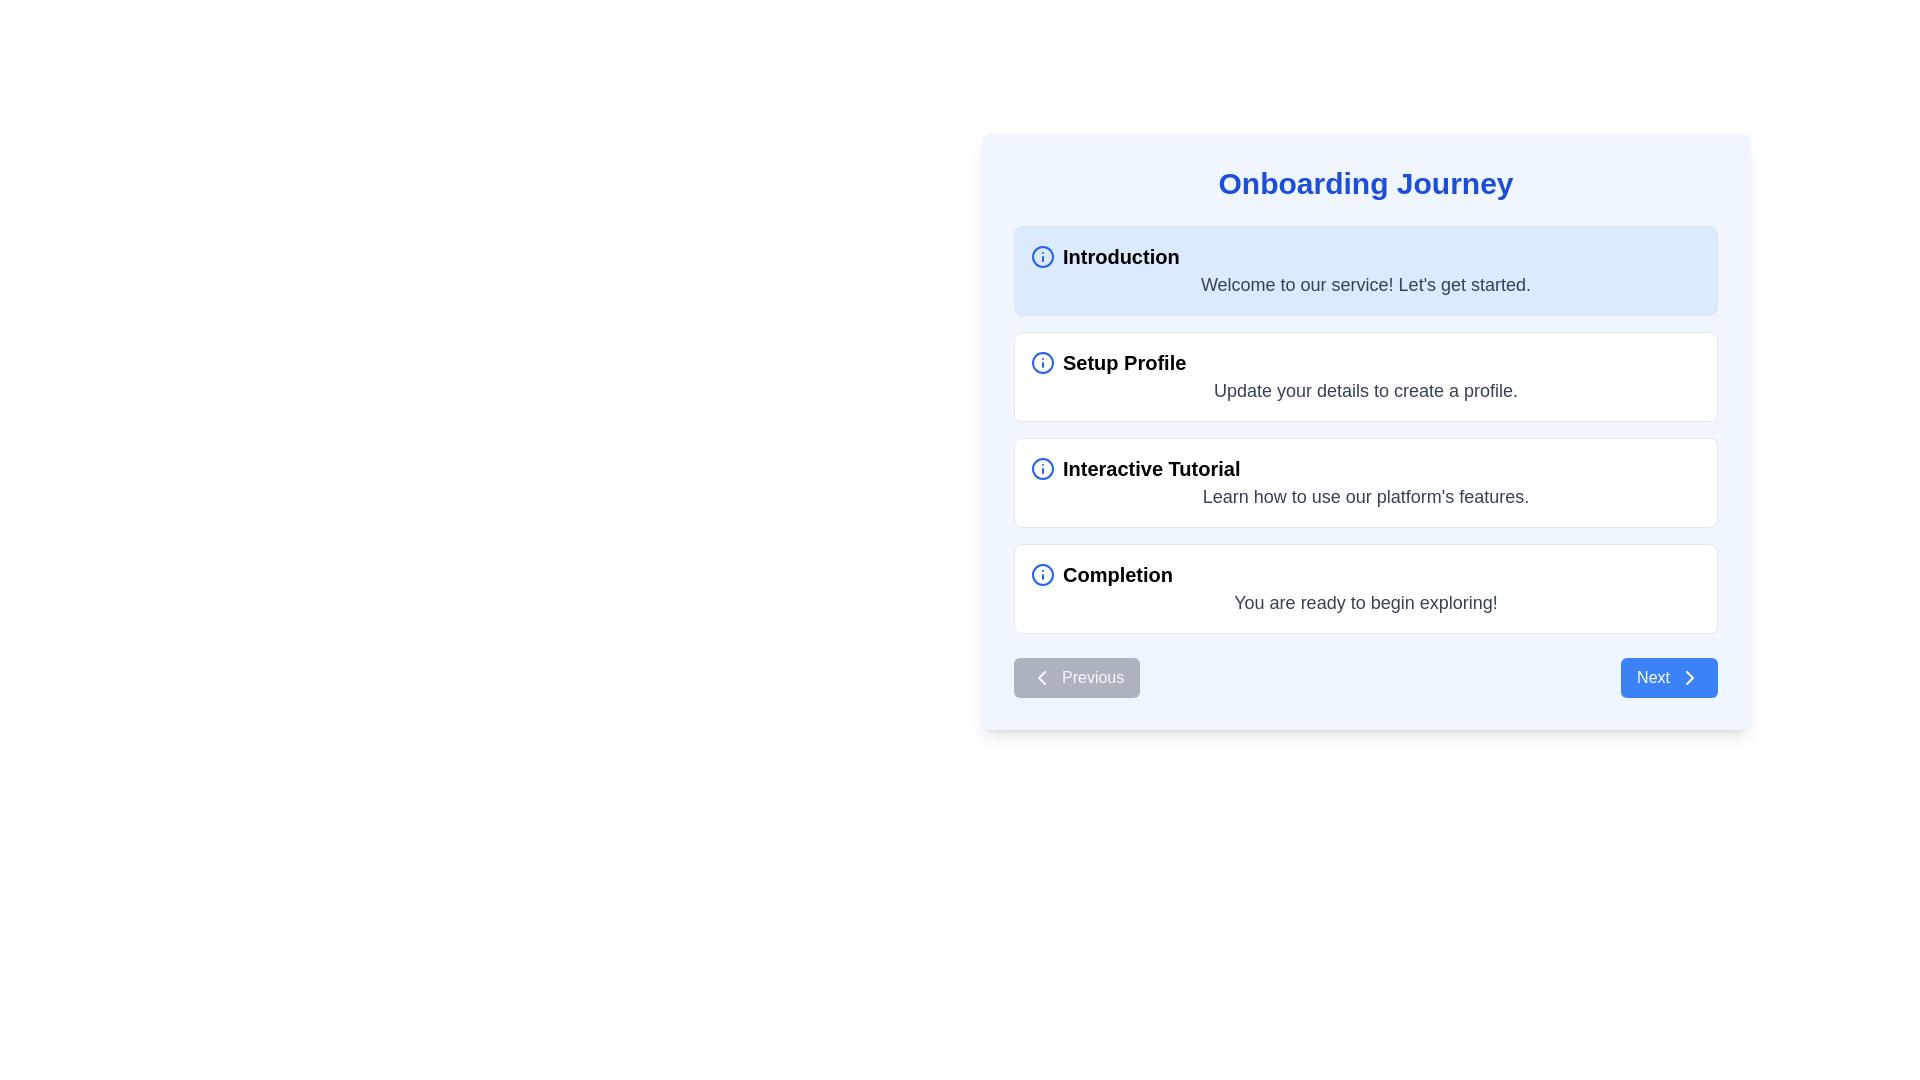  I want to click on the information marker icon that indicates additional context about the 'Interactive Tutorial' step in the onboarding process, located to the left of the corresponding text, so click(1041, 469).